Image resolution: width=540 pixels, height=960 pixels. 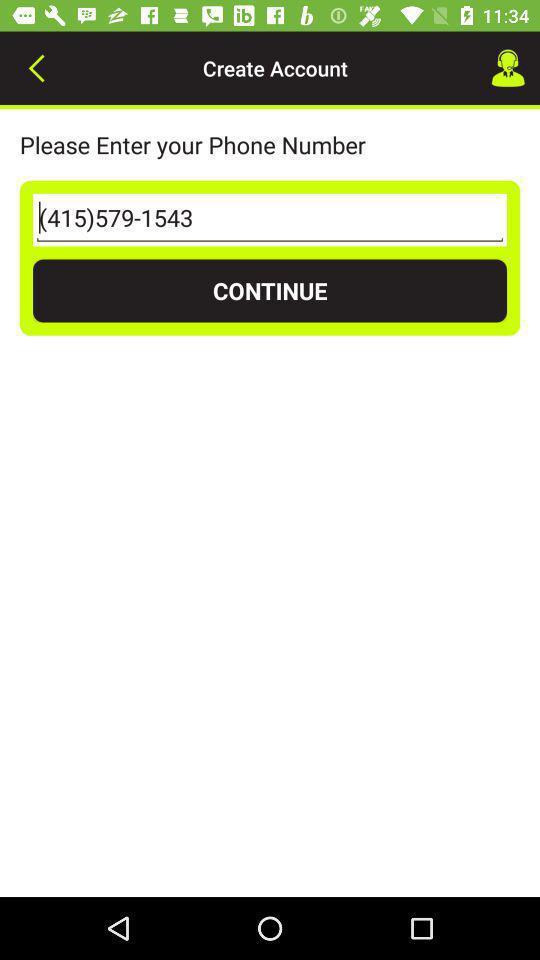 I want to click on icon below (415)579-1543, so click(x=270, y=289).